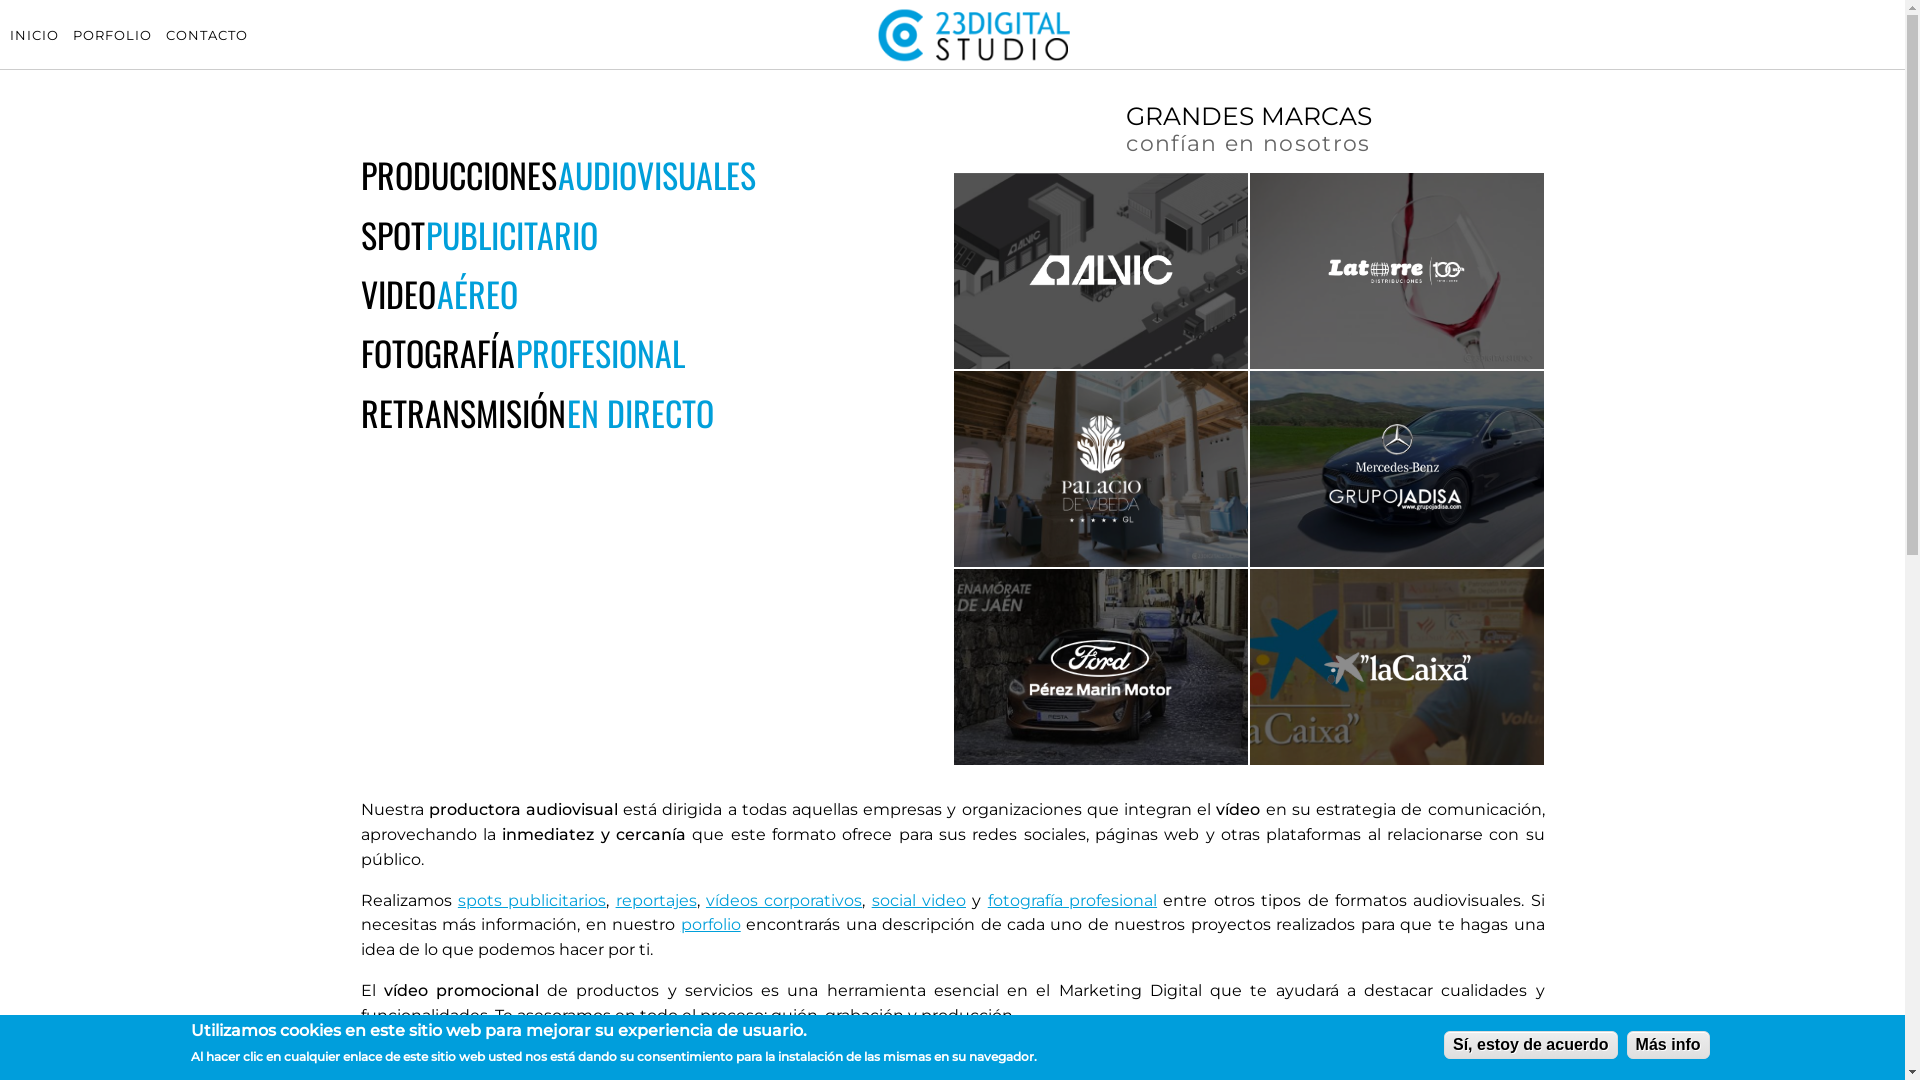  Describe the element at coordinates (456, 900) in the screenshot. I see `'spots publicitarios'` at that location.